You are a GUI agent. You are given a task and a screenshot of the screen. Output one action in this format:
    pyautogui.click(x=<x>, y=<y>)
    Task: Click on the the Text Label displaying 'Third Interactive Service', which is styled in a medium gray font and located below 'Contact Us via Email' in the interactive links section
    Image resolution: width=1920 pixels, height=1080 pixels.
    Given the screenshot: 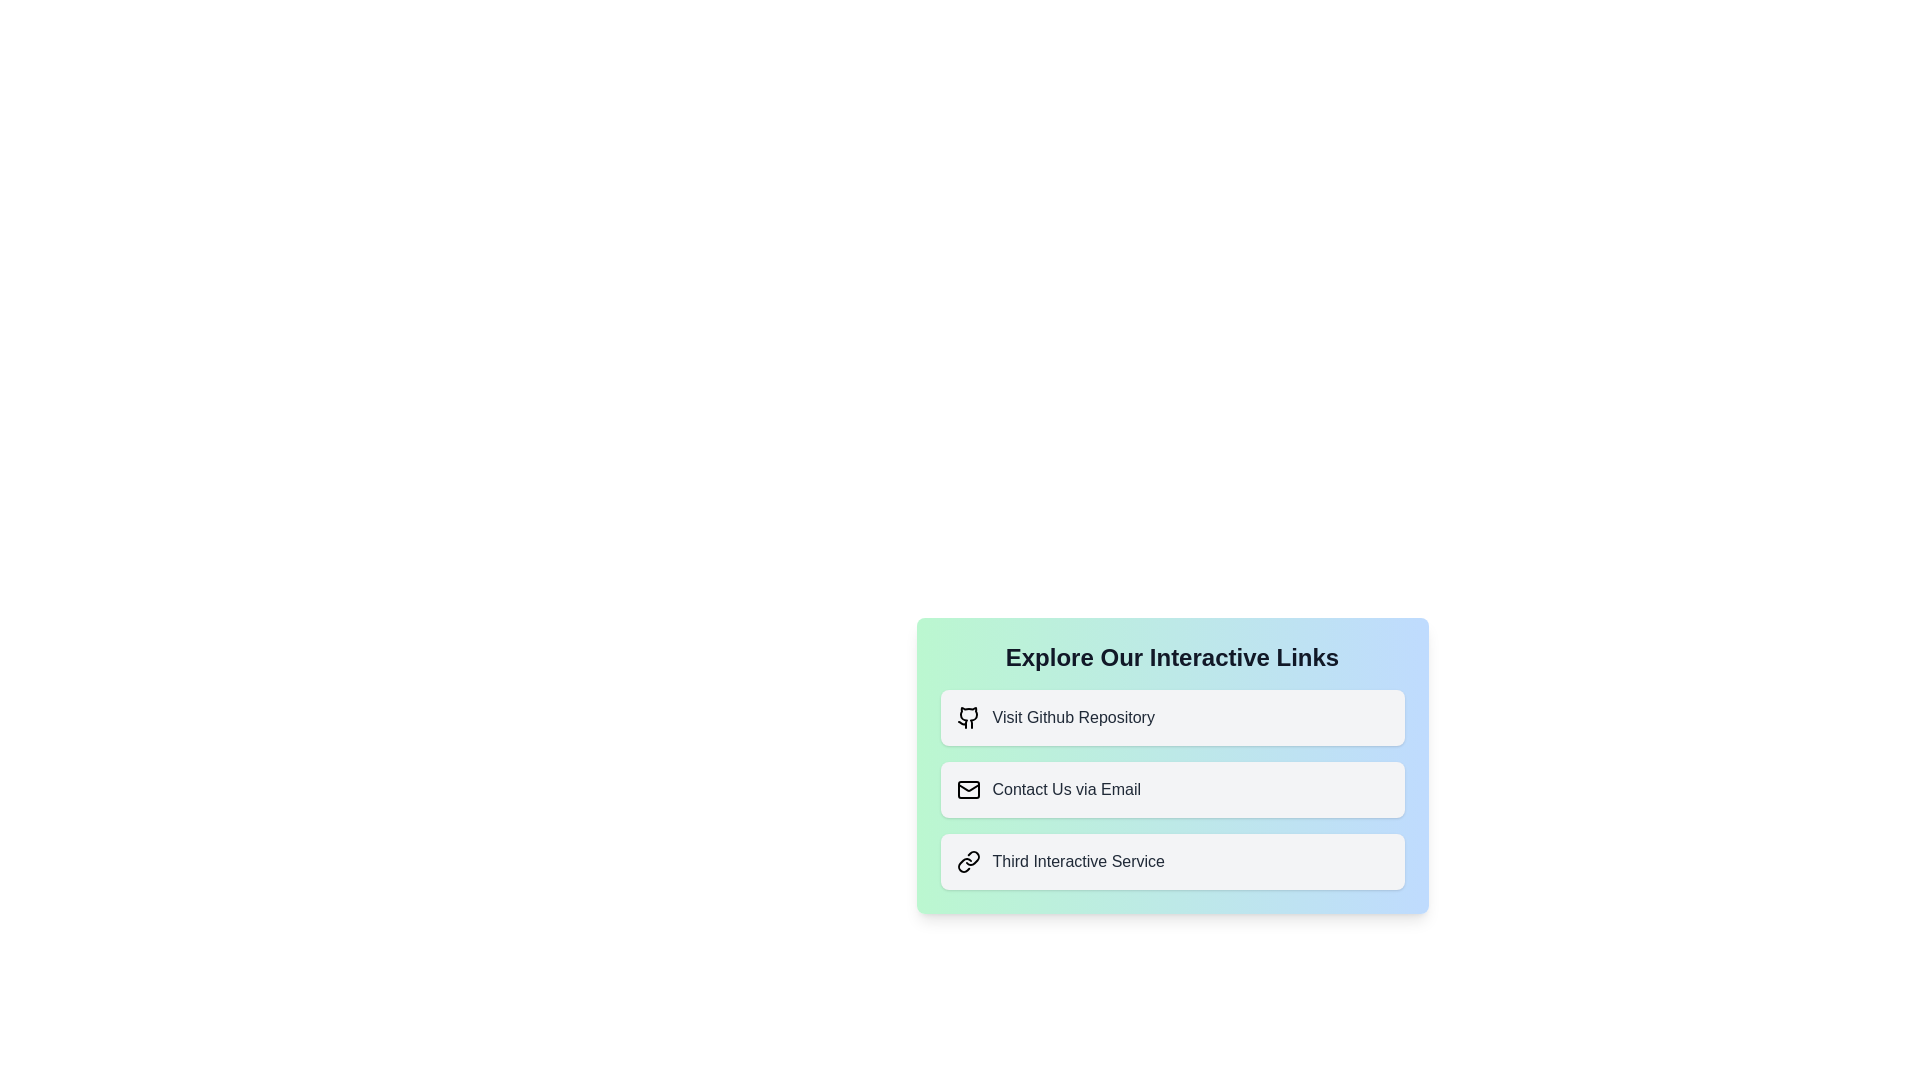 What is the action you would take?
    pyautogui.click(x=1077, y=860)
    